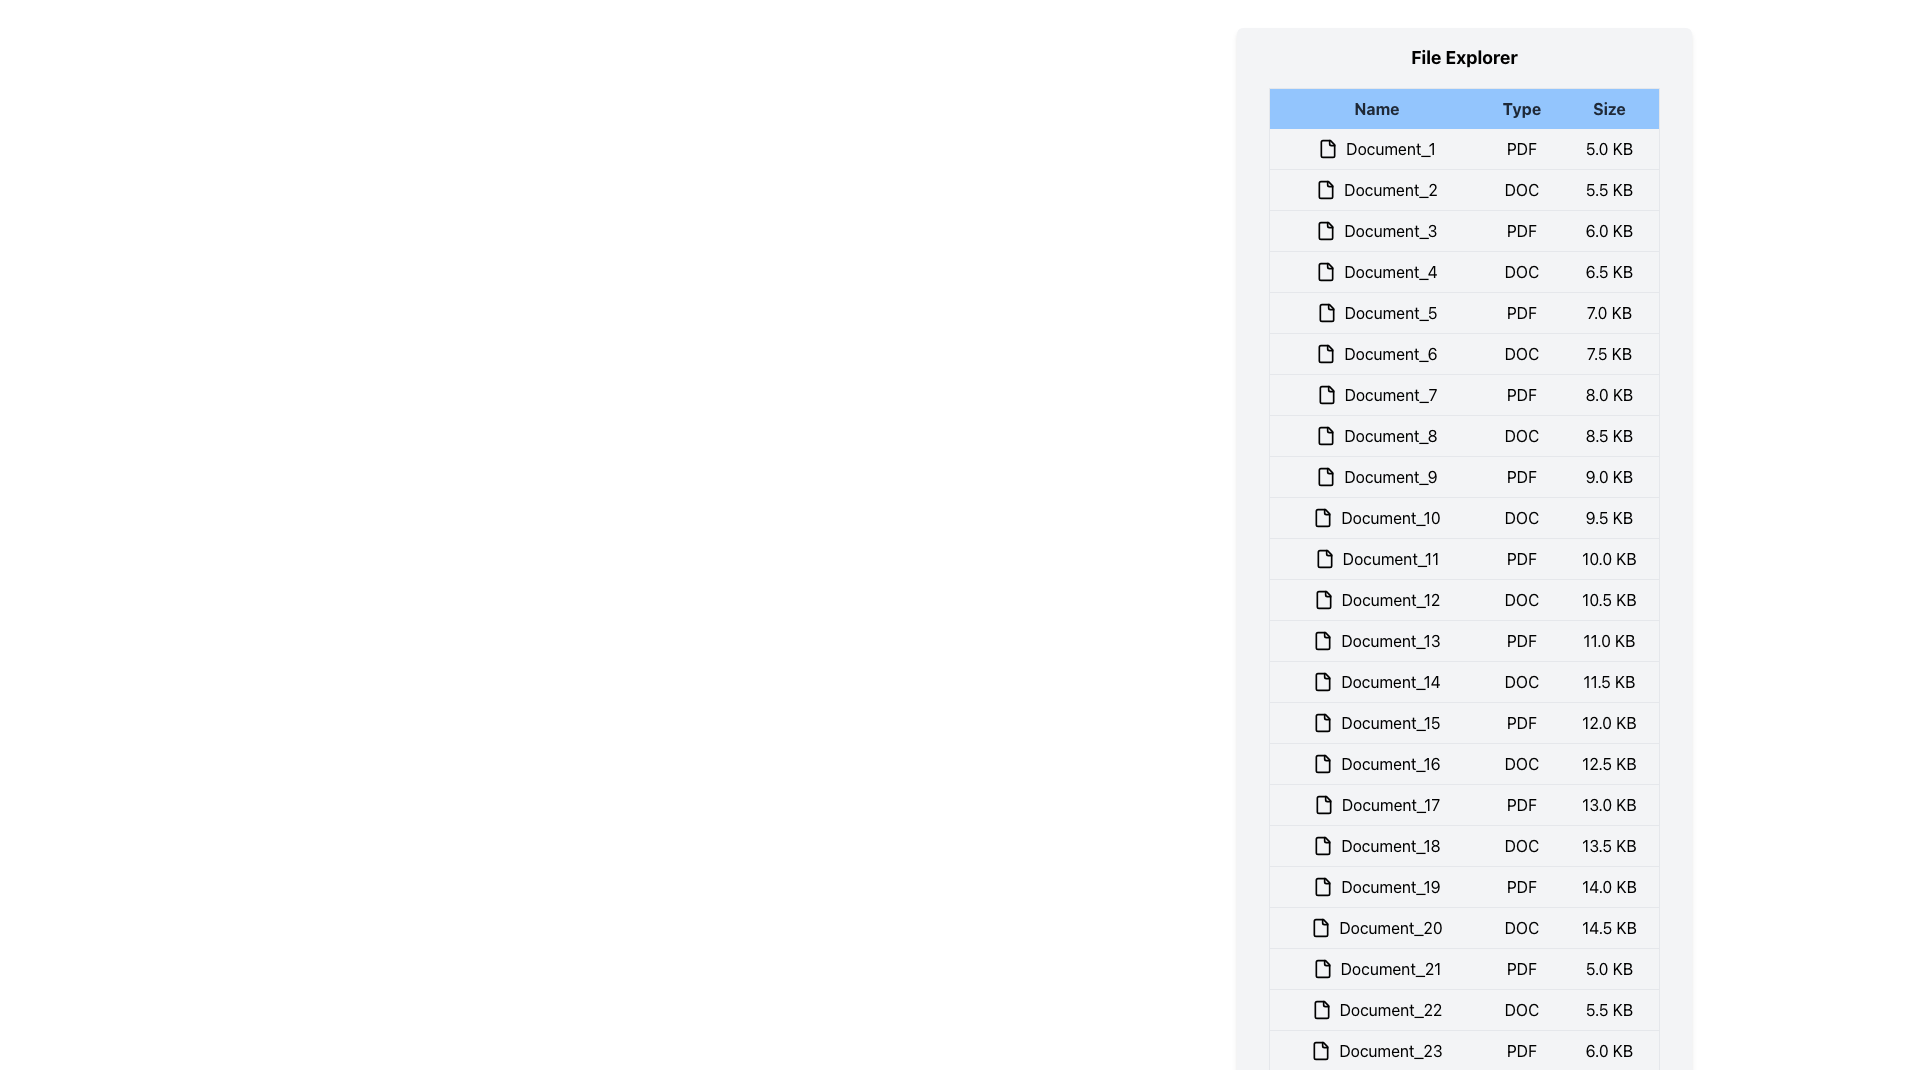  I want to click on text label 'Document_8' from the 'Name' column in the 'File Explorer' interface, which is visually represented with an icon of a document file to the left, so click(1376, 434).